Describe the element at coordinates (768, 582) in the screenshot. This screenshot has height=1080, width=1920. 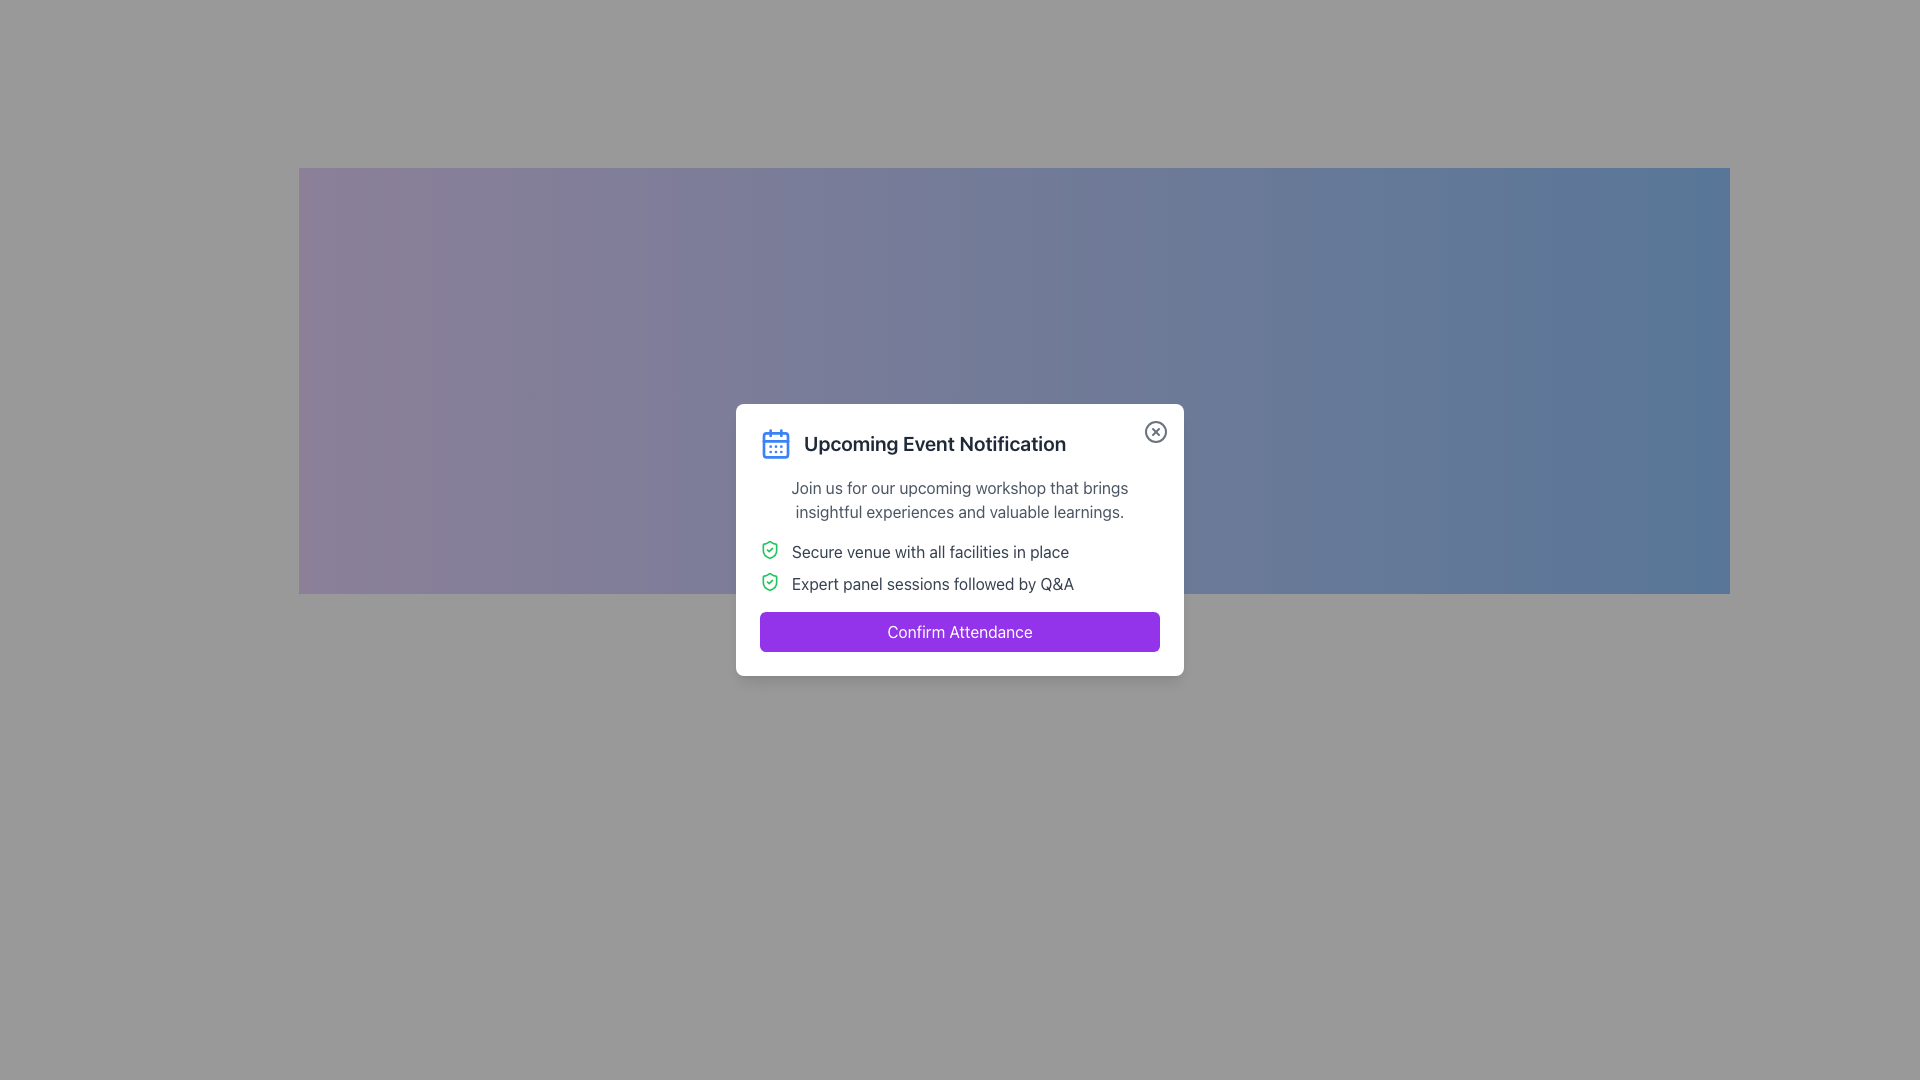
I see `the green shield icon with a checkmark located to the left of the second line of text in the modal, near the phrase 'Expert panel sessions followed by Q&A'` at that location.